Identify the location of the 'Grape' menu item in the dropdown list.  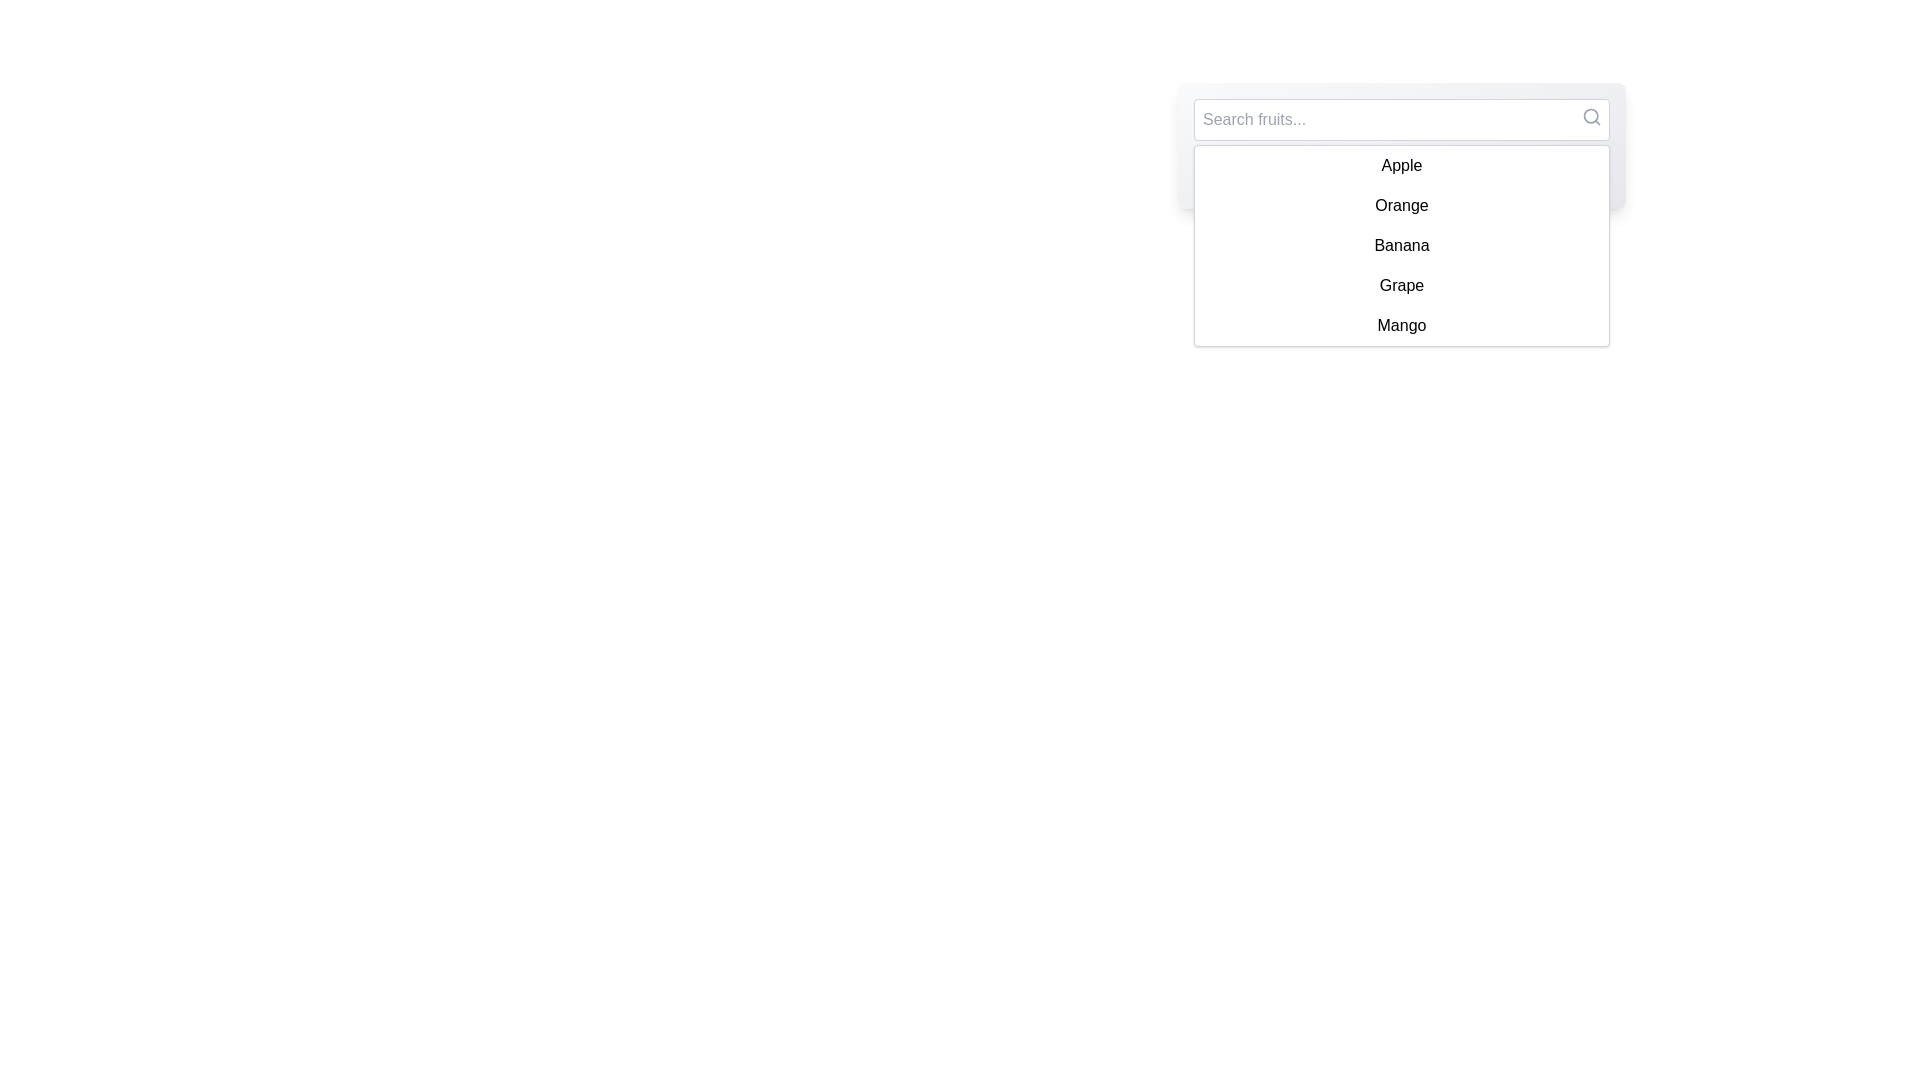
(1400, 285).